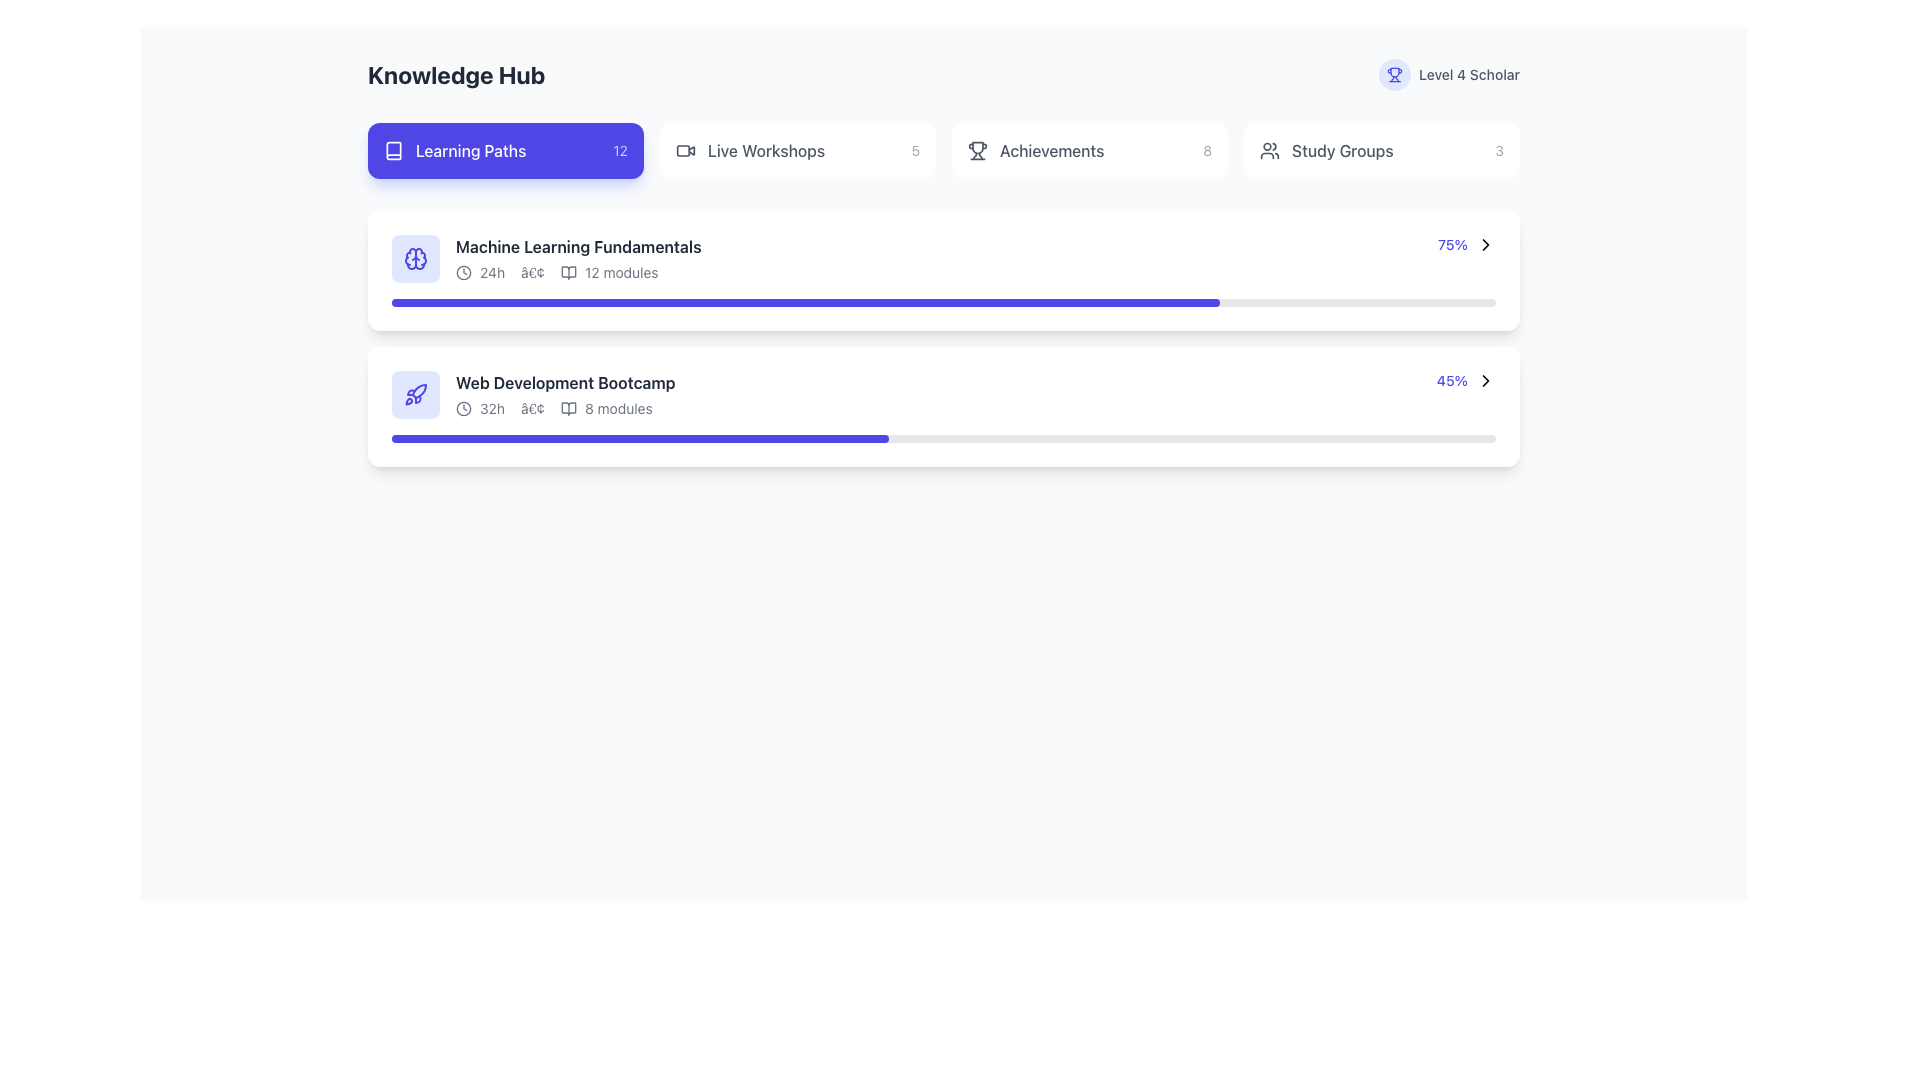  I want to click on the title of the first learning module in the 'Learning Paths' section, so click(546, 257).